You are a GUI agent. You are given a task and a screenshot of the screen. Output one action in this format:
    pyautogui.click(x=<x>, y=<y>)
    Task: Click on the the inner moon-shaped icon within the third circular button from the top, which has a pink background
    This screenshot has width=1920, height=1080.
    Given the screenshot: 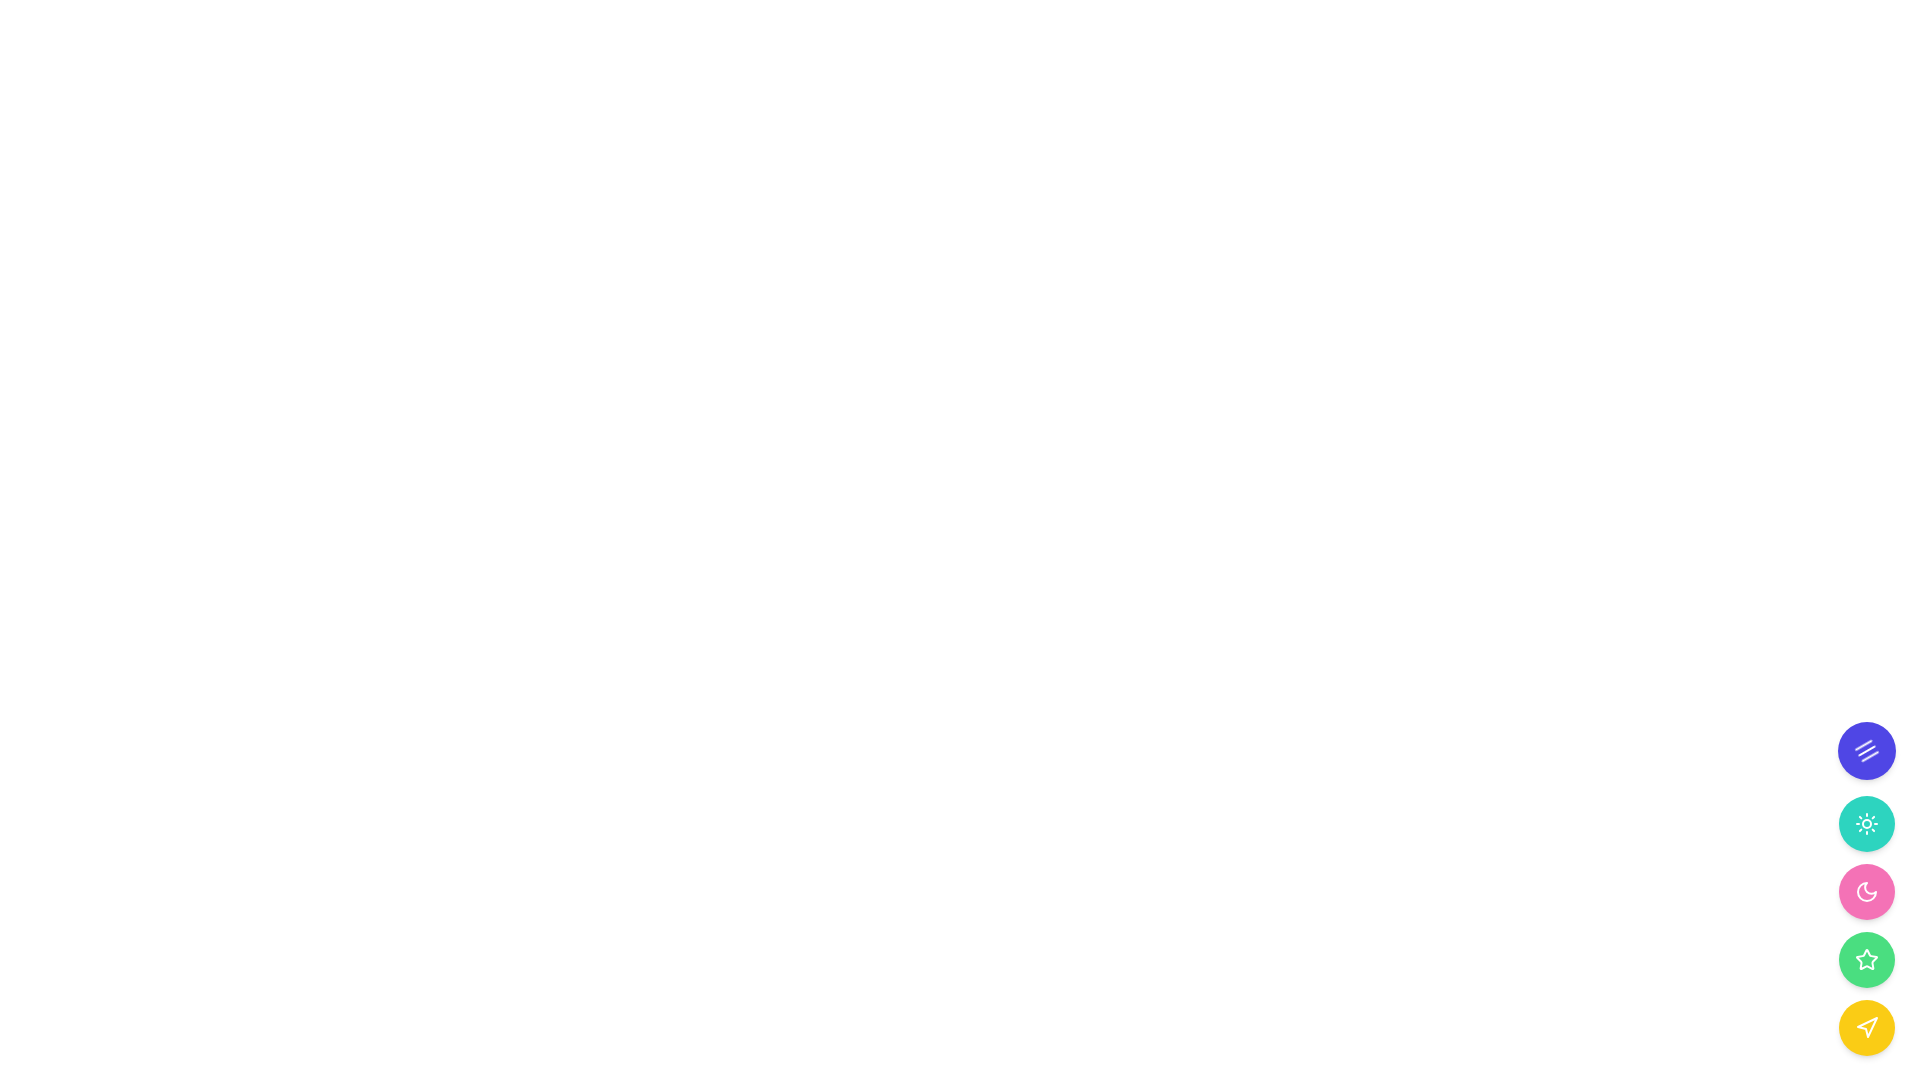 What is the action you would take?
    pyautogui.click(x=1866, y=890)
    